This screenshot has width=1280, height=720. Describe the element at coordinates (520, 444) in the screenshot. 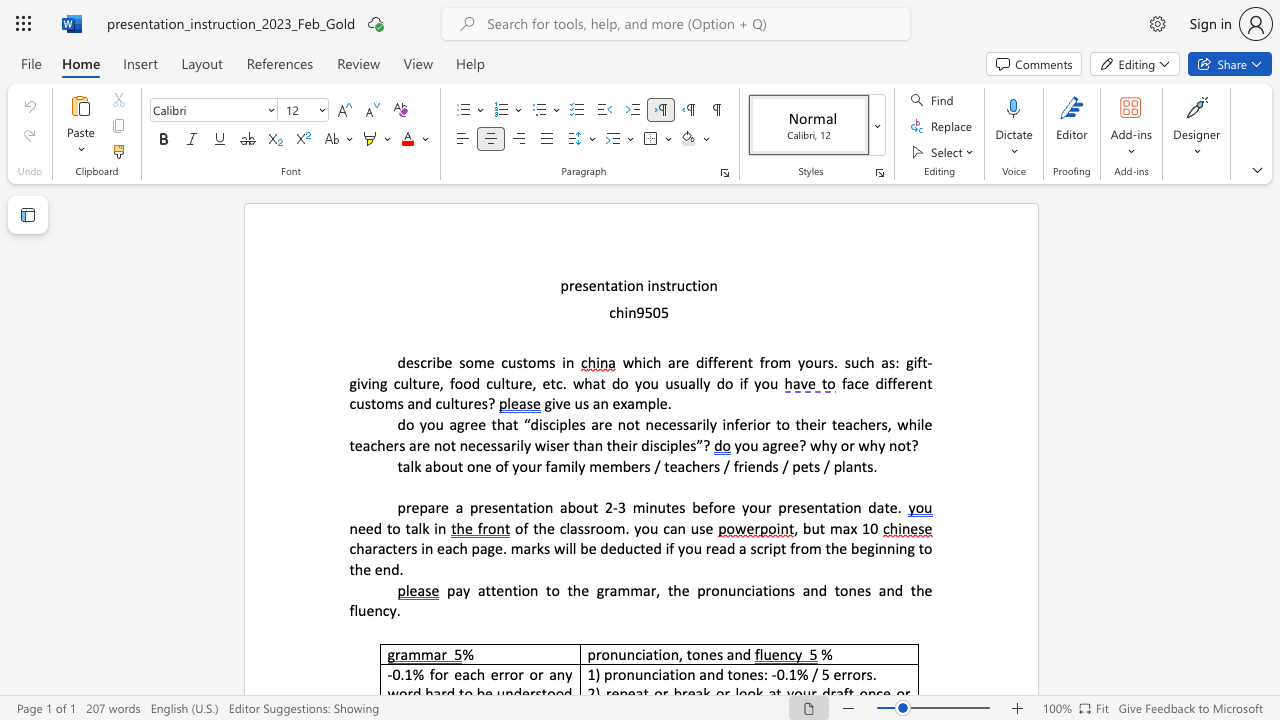

I see `the subset text "ly wiser than th" within the text "do you agree that “disciples are not necessarily inferior to their teachers, while teachers are not necessarily wiser than their disciples”?"` at that location.